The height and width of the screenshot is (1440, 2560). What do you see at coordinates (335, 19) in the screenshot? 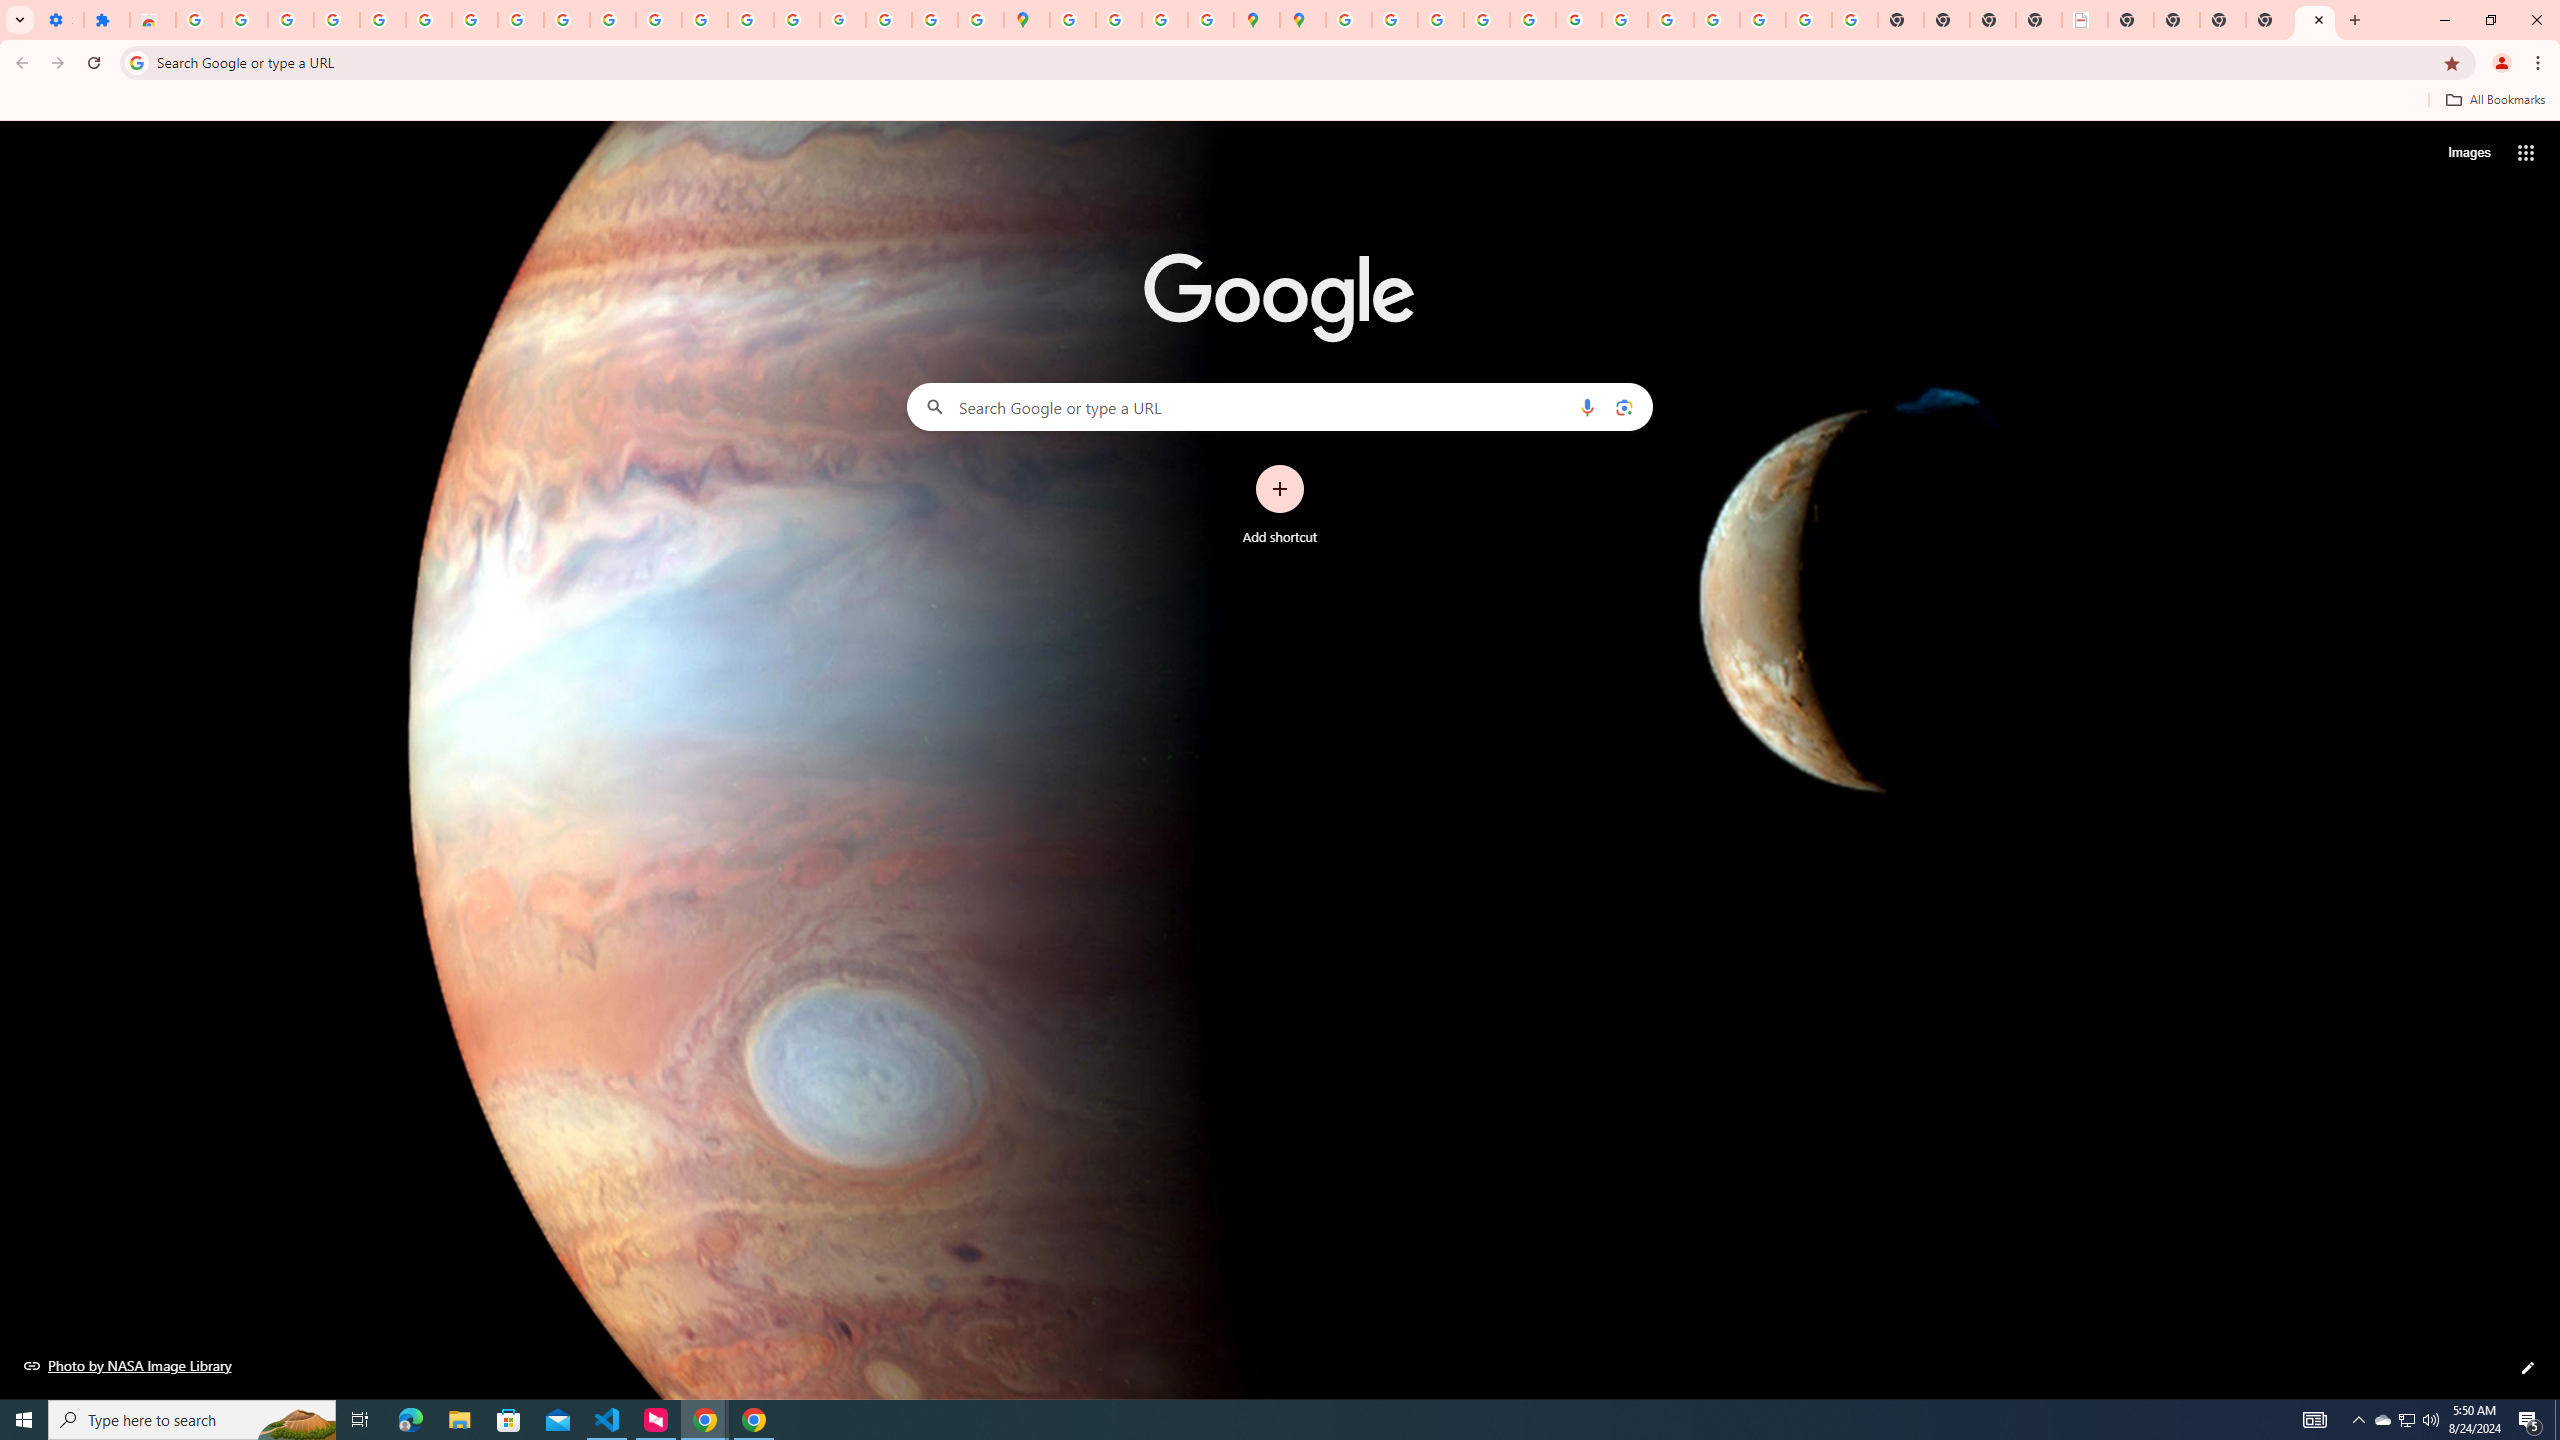
I see `'Learn how to find your photos - Google Photos Help'` at bounding box center [335, 19].